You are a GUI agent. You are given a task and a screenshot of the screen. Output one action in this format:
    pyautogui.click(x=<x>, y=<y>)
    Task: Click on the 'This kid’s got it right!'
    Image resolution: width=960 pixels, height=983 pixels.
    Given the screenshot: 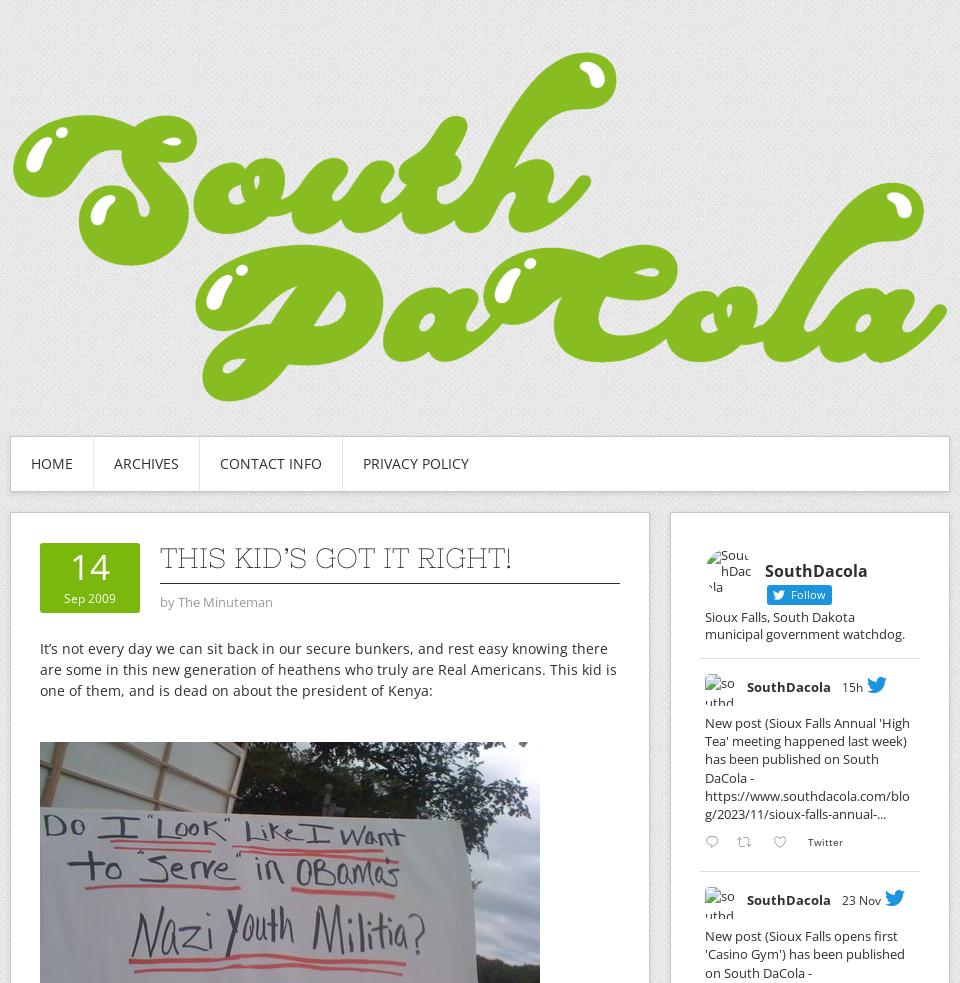 What is the action you would take?
    pyautogui.click(x=336, y=558)
    